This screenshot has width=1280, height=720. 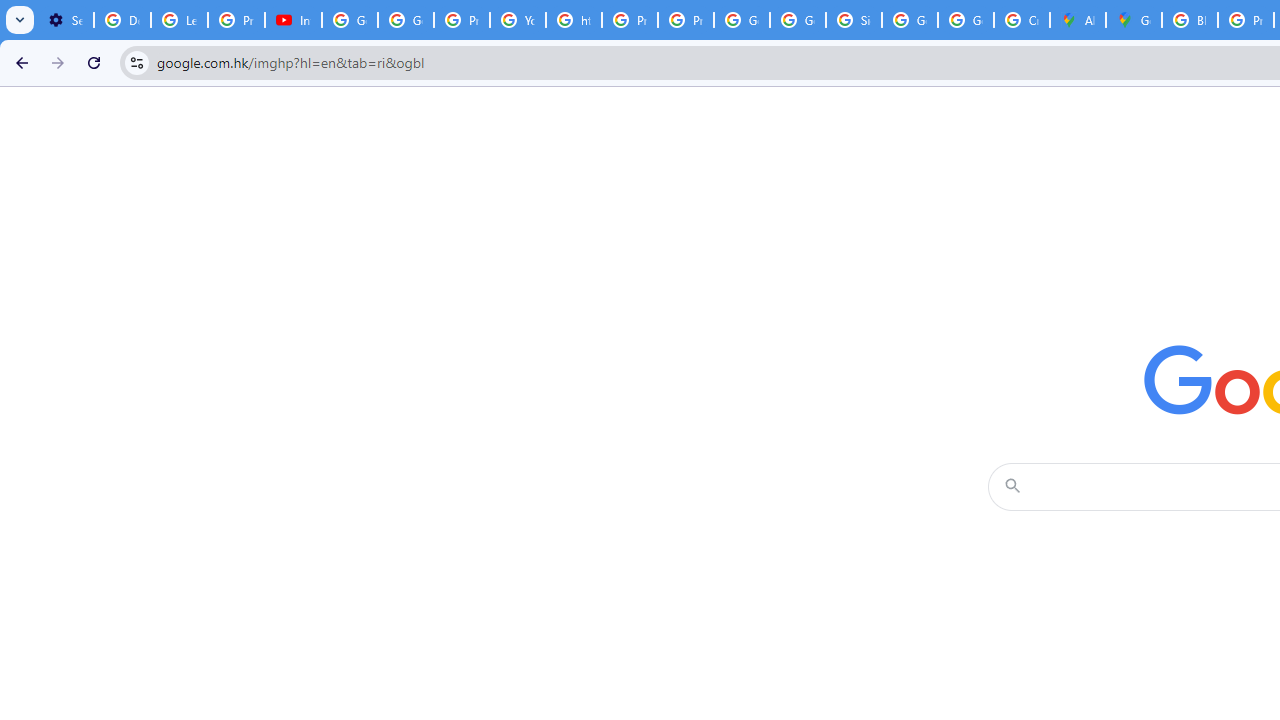 What do you see at coordinates (350, 20) in the screenshot?
I see `'Google Account Help'` at bounding box center [350, 20].